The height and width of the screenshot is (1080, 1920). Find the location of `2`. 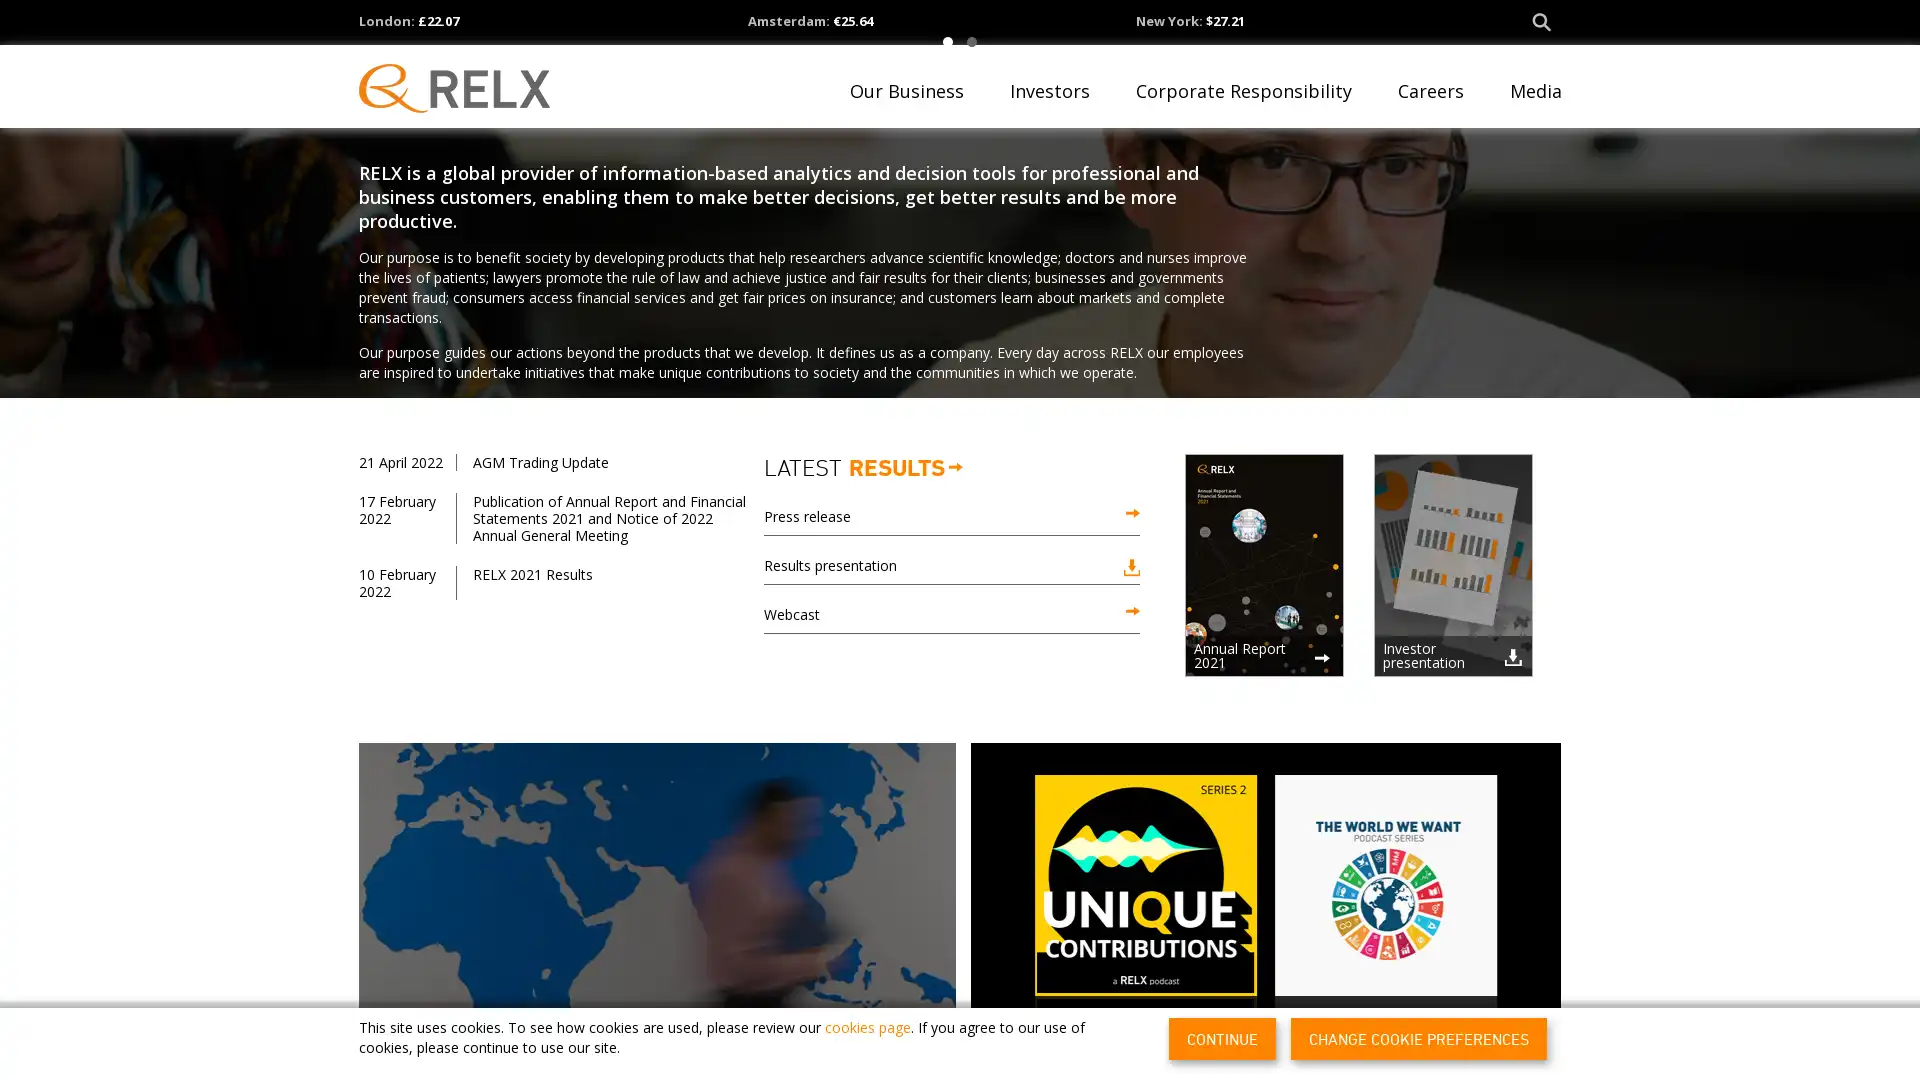

2 is located at coordinates (972, 42).